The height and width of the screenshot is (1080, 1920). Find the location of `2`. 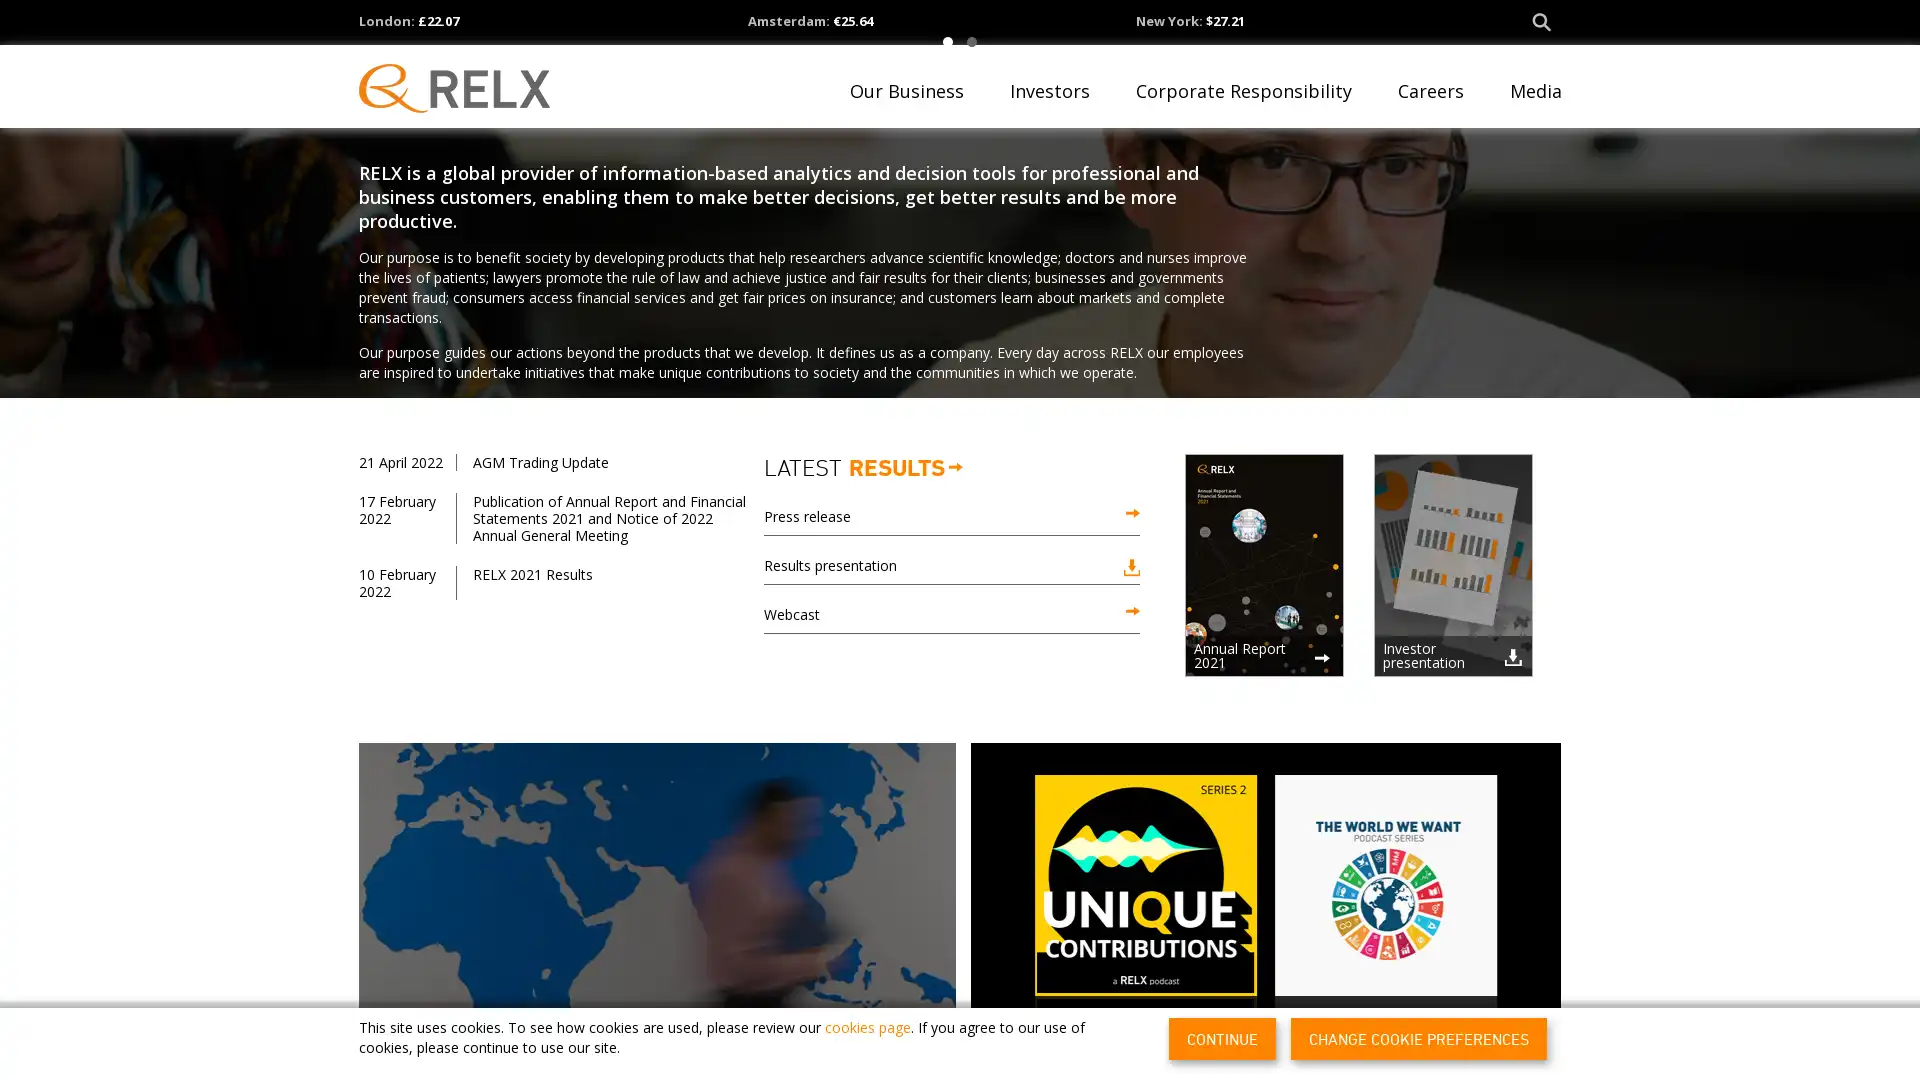

2 is located at coordinates (972, 42).